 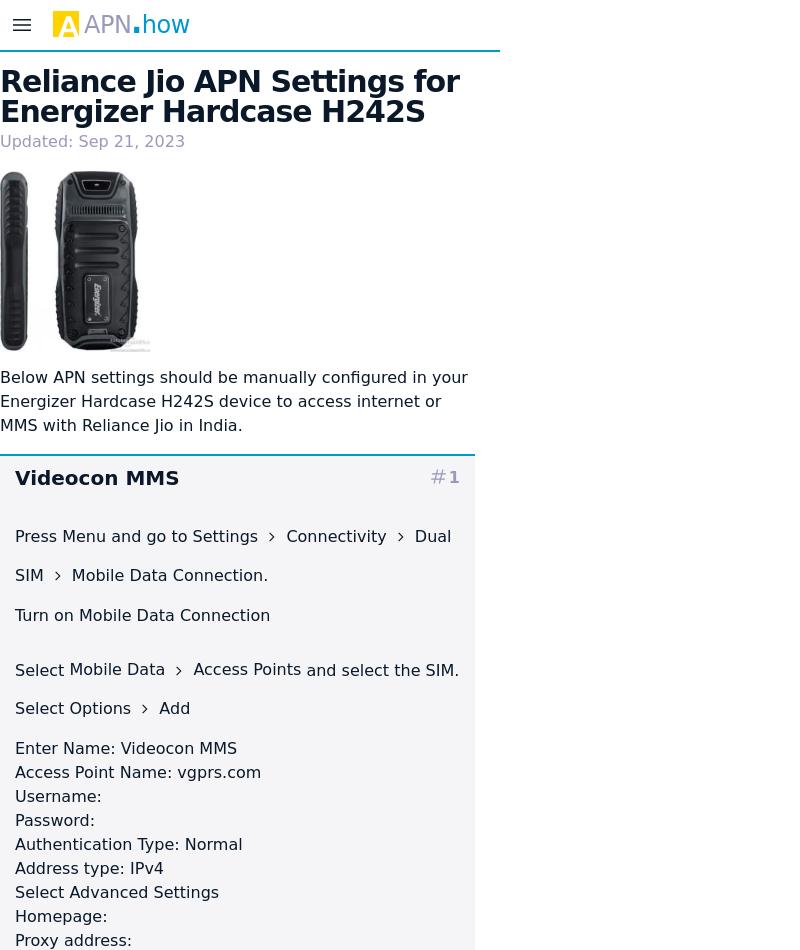 What do you see at coordinates (171, 708) in the screenshot?
I see `'Add'` at bounding box center [171, 708].